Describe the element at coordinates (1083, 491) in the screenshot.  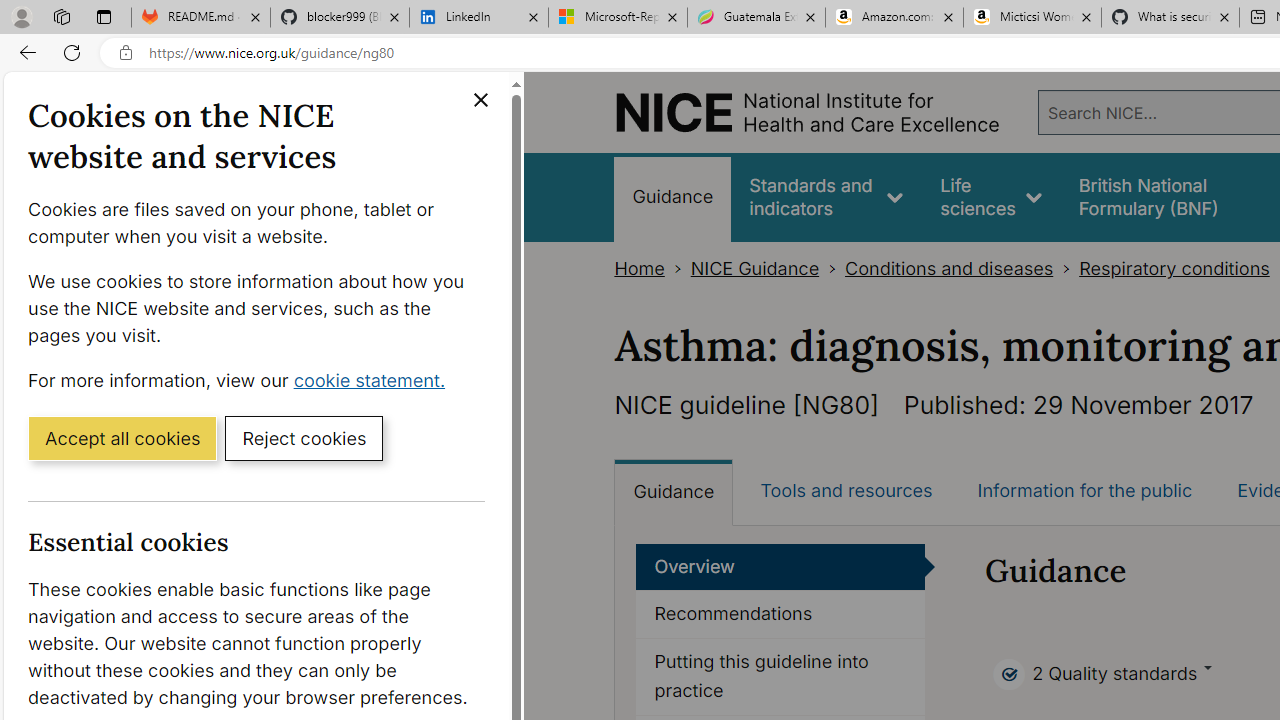
I see `'Information for the public'` at that location.